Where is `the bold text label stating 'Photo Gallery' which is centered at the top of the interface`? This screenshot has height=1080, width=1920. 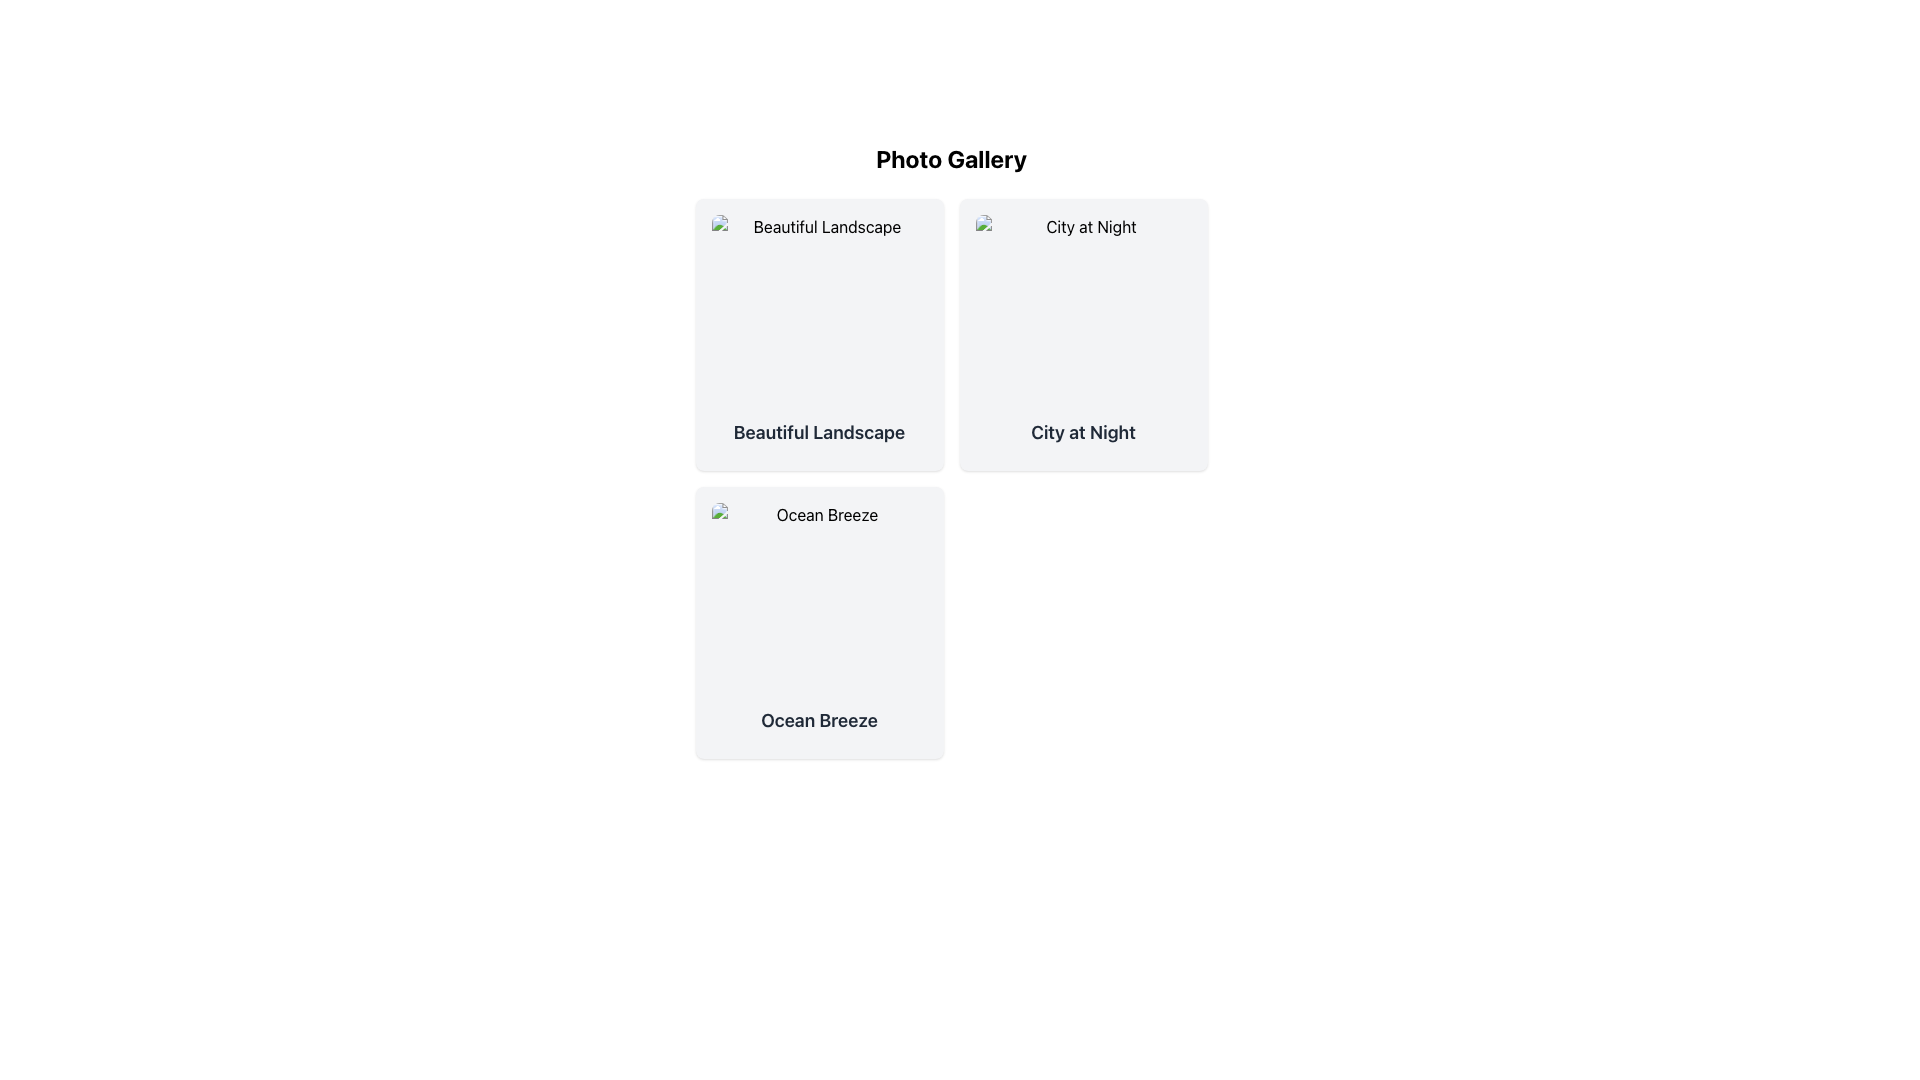
the bold text label stating 'Photo Gallery' which is centered at the top of the interface is located at coordinates (950, 157).